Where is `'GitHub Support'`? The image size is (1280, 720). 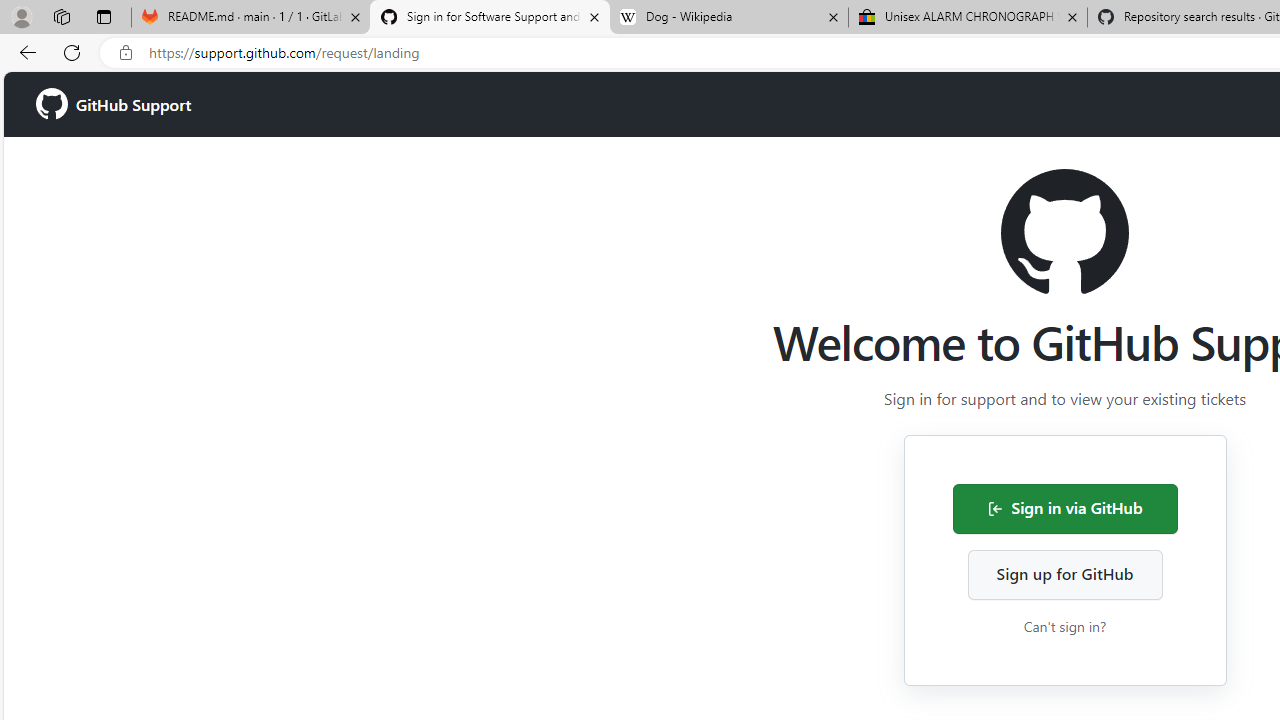 'GitHub Support' is located at coordinates (112, 104).